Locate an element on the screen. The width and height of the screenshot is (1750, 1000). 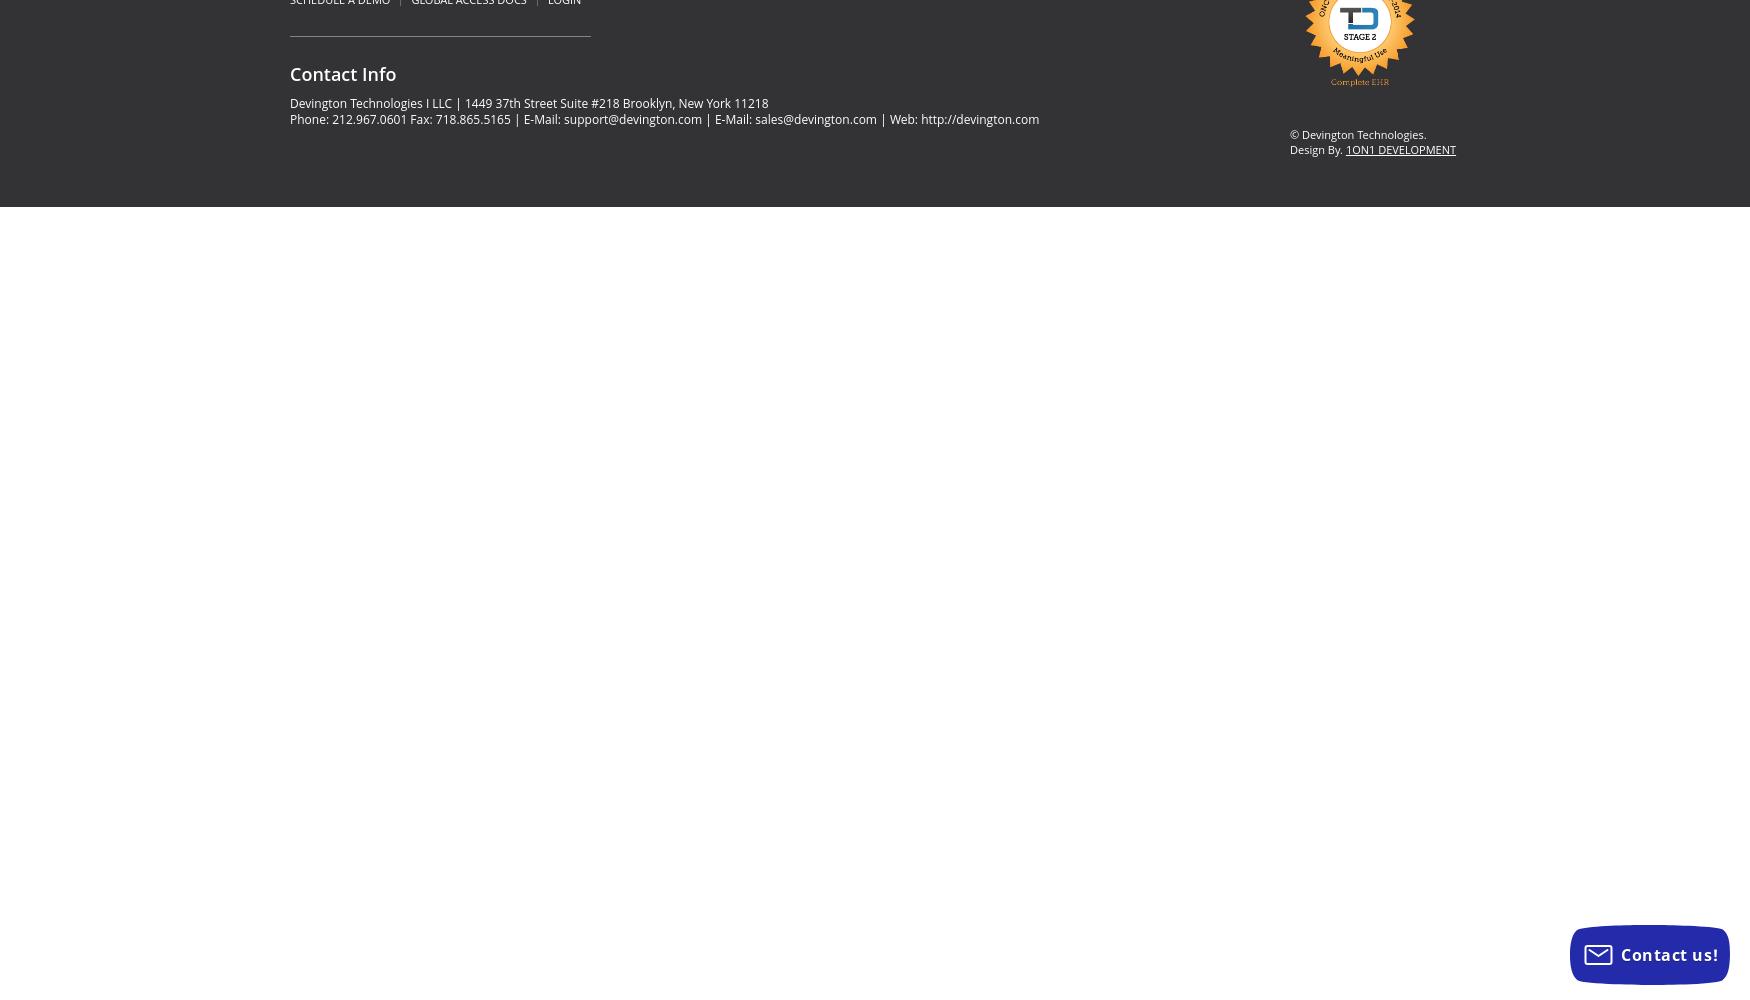
'Phone: 212.967.0601   Fax: 718.865.5165
| E-Mail:' is located at coordinates (426, 117).